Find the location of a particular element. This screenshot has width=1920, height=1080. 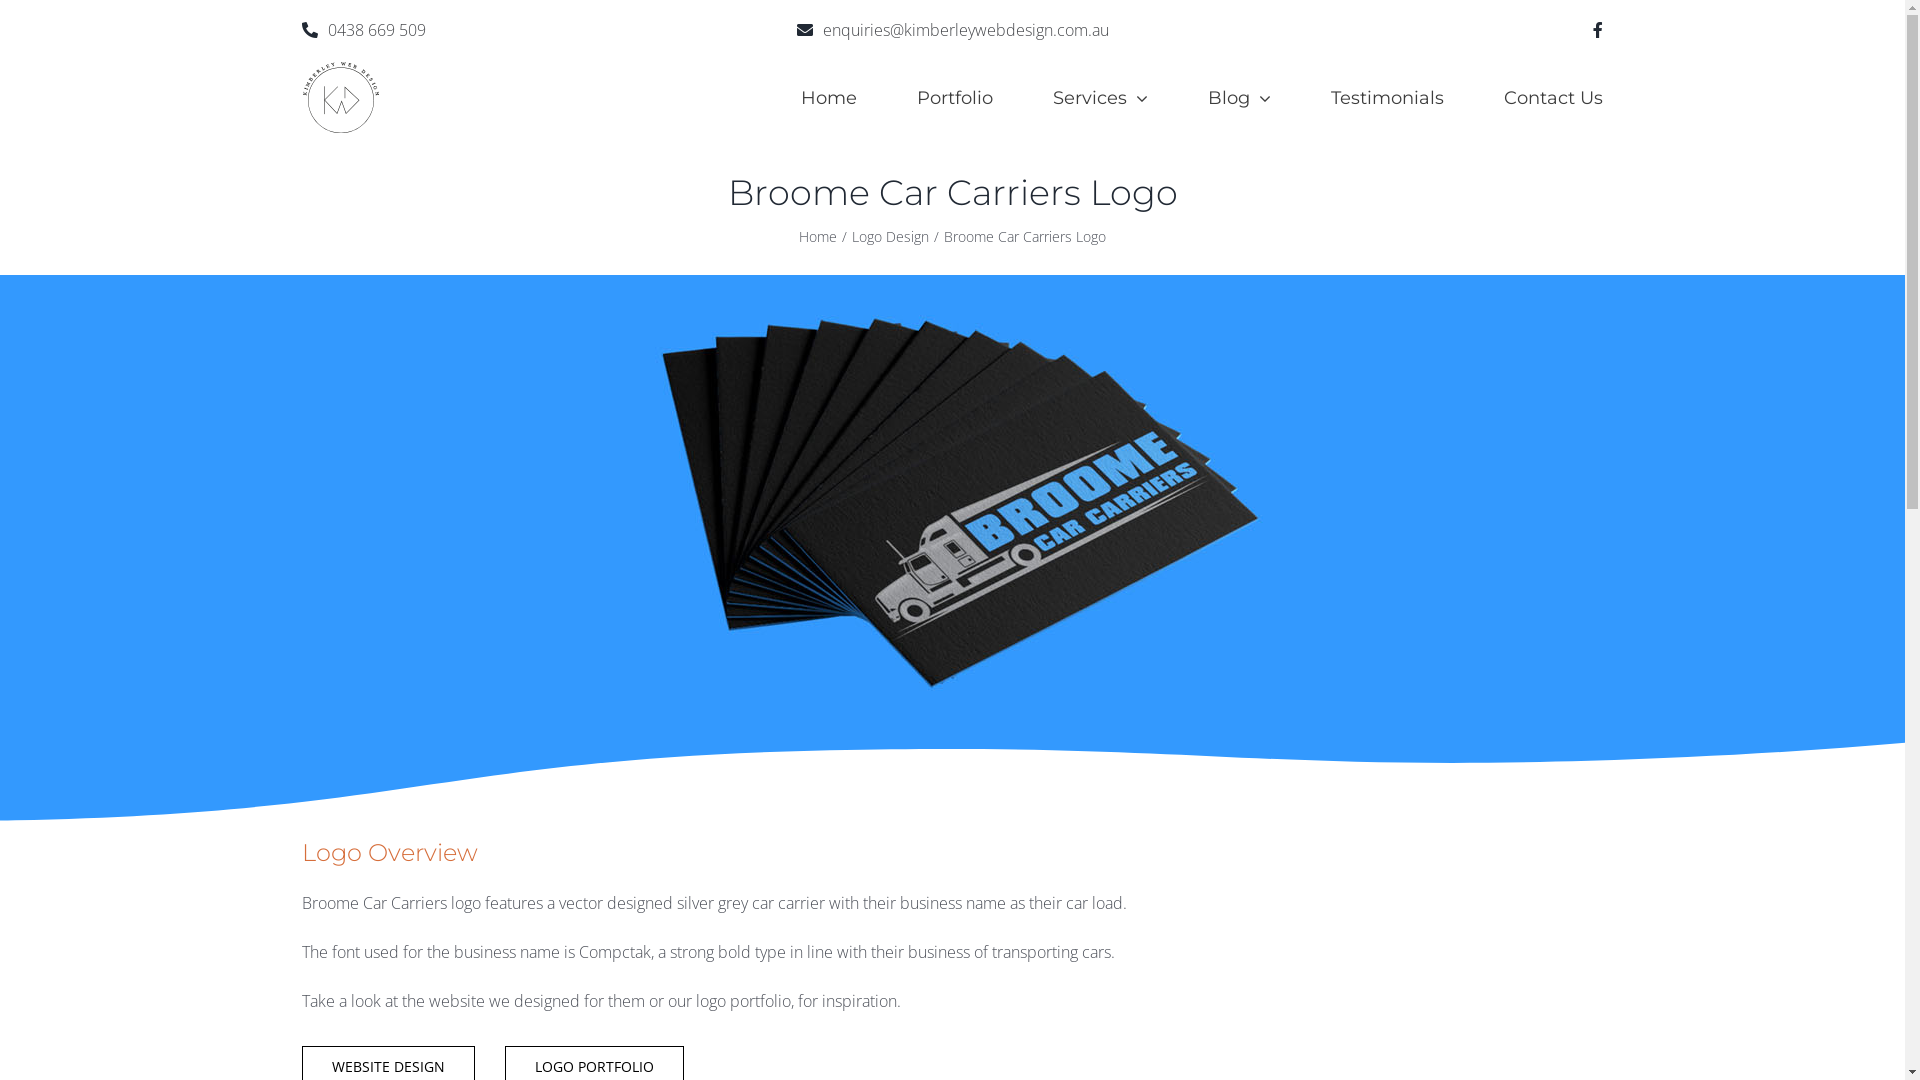

'Services' is located at coordinates (1099, 97).